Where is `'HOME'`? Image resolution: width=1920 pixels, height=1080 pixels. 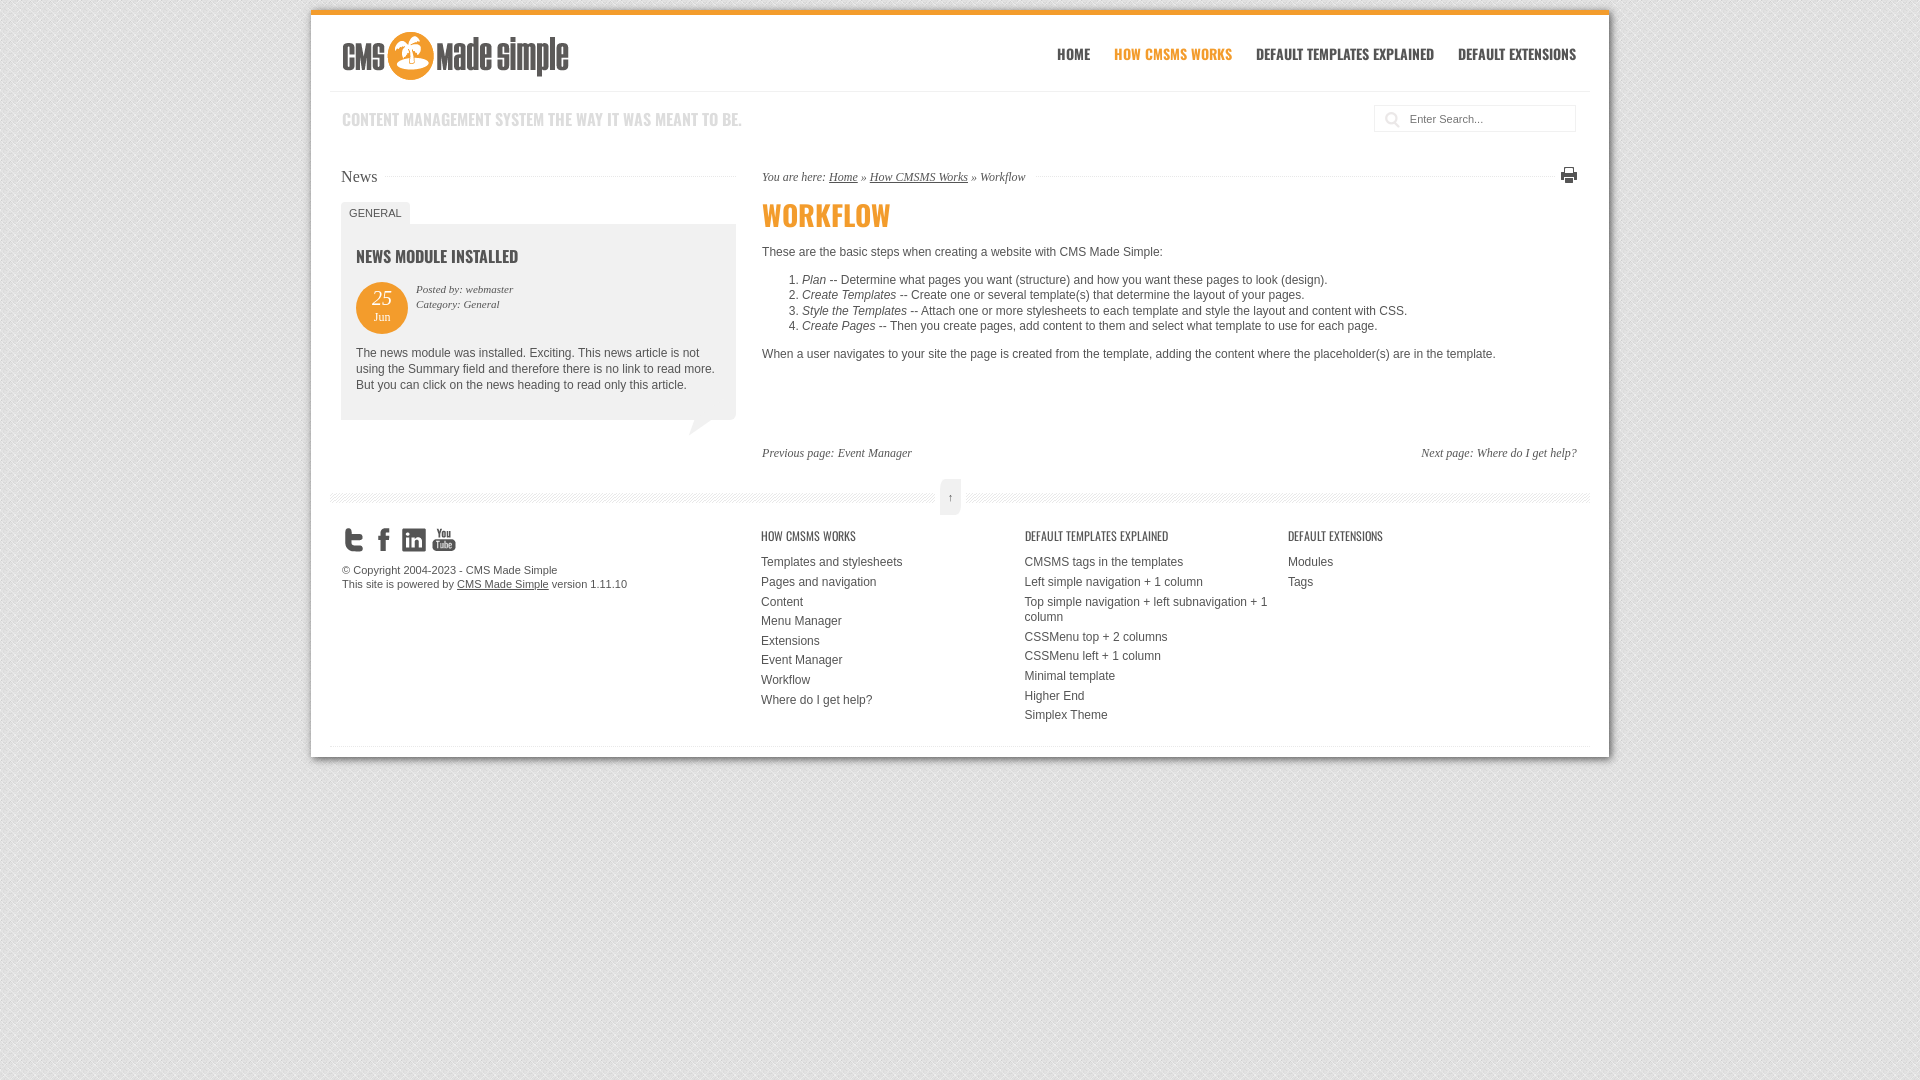 'HOME' is located at coordinates (1072, 52).